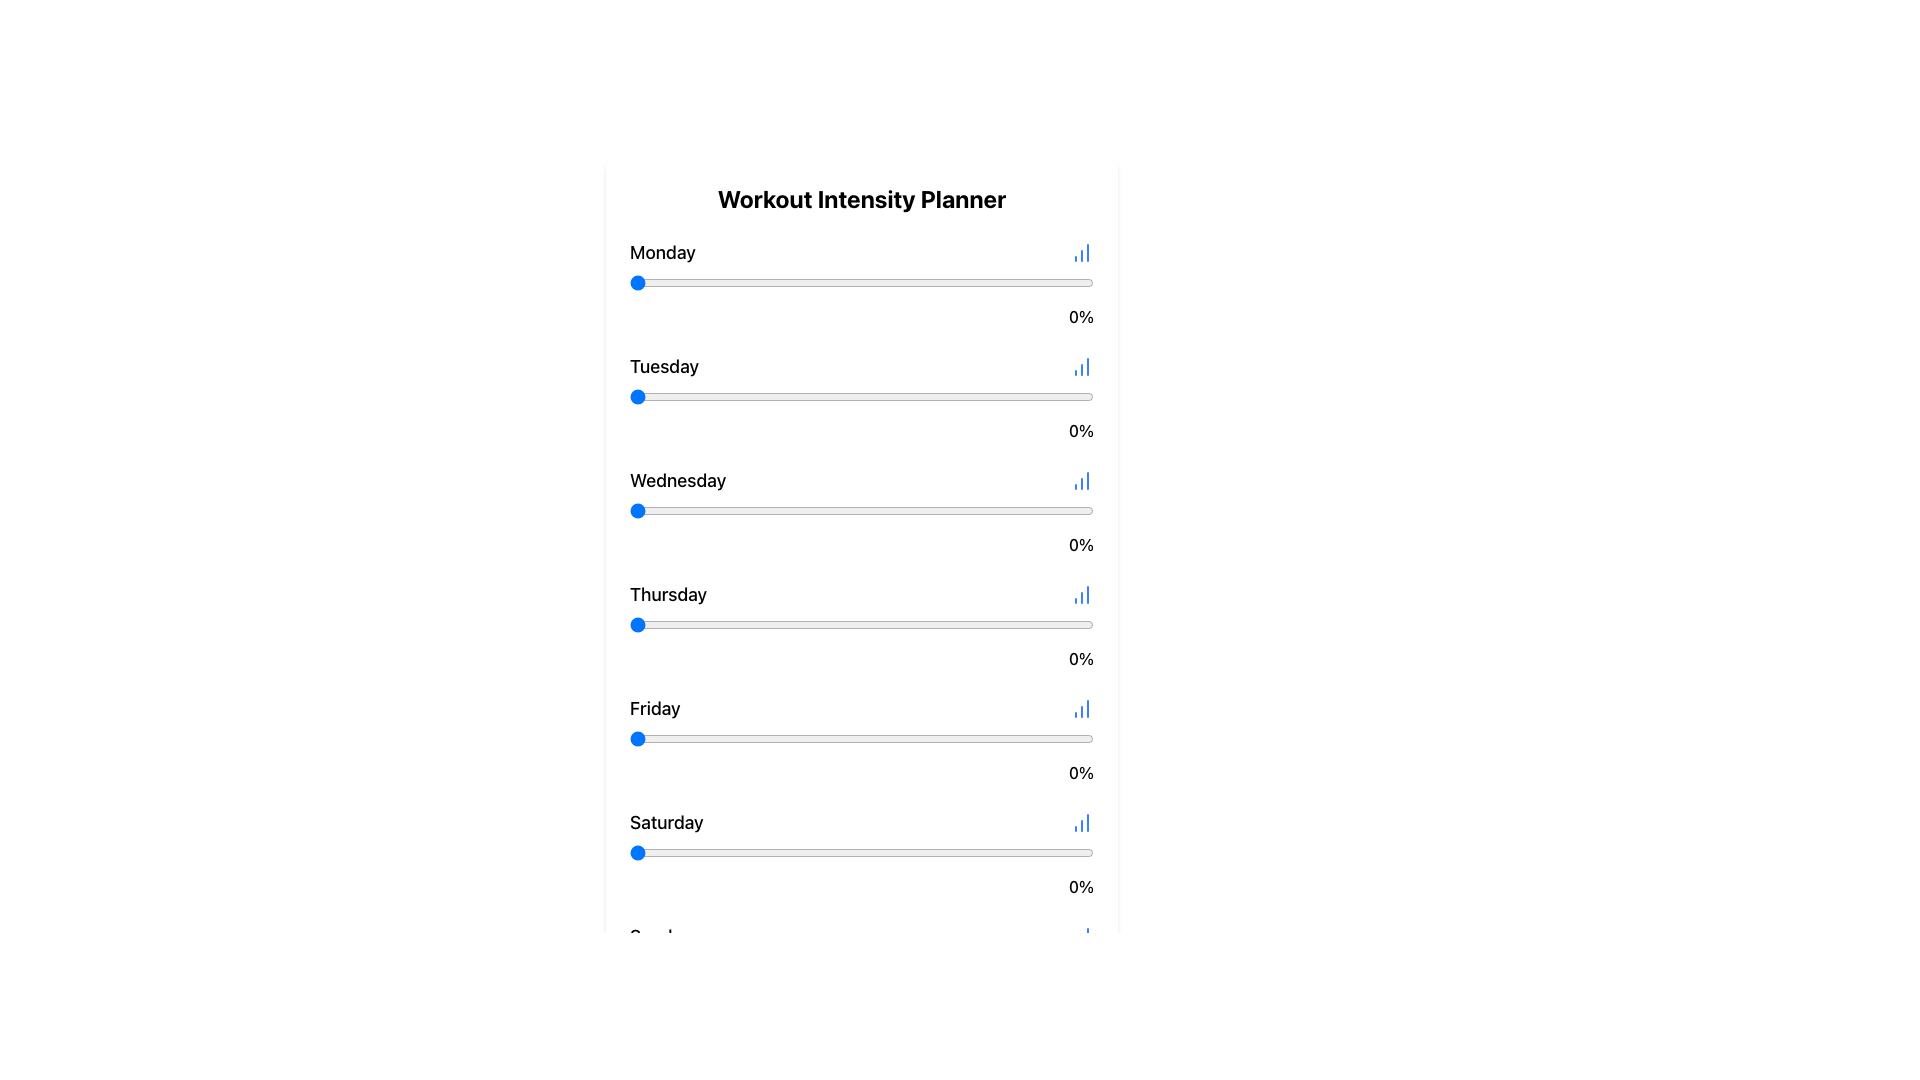 Image resolution: width=1920 pixels, height=1080 pixels. I want to click on the Friday intensity, so click(871, 739).